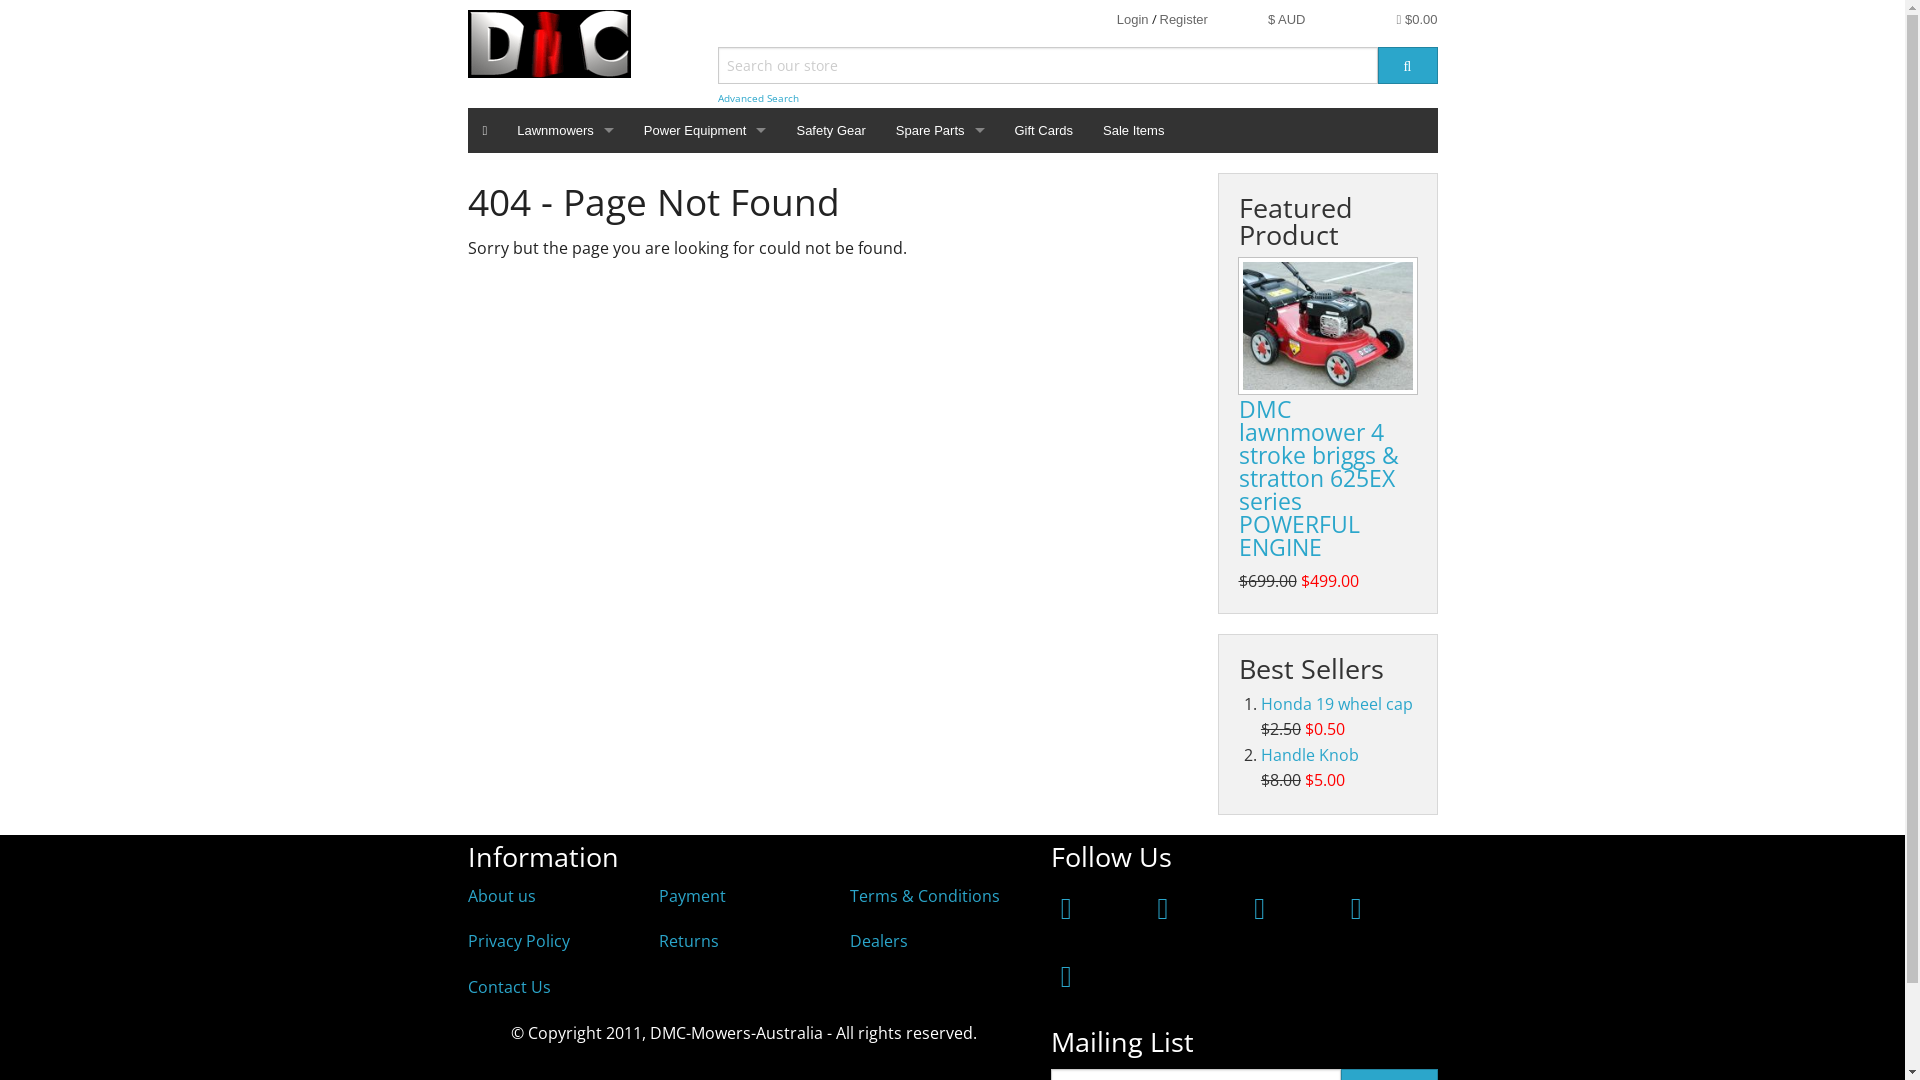  I want to click on 'Power Cleaners', so click(627, 200).